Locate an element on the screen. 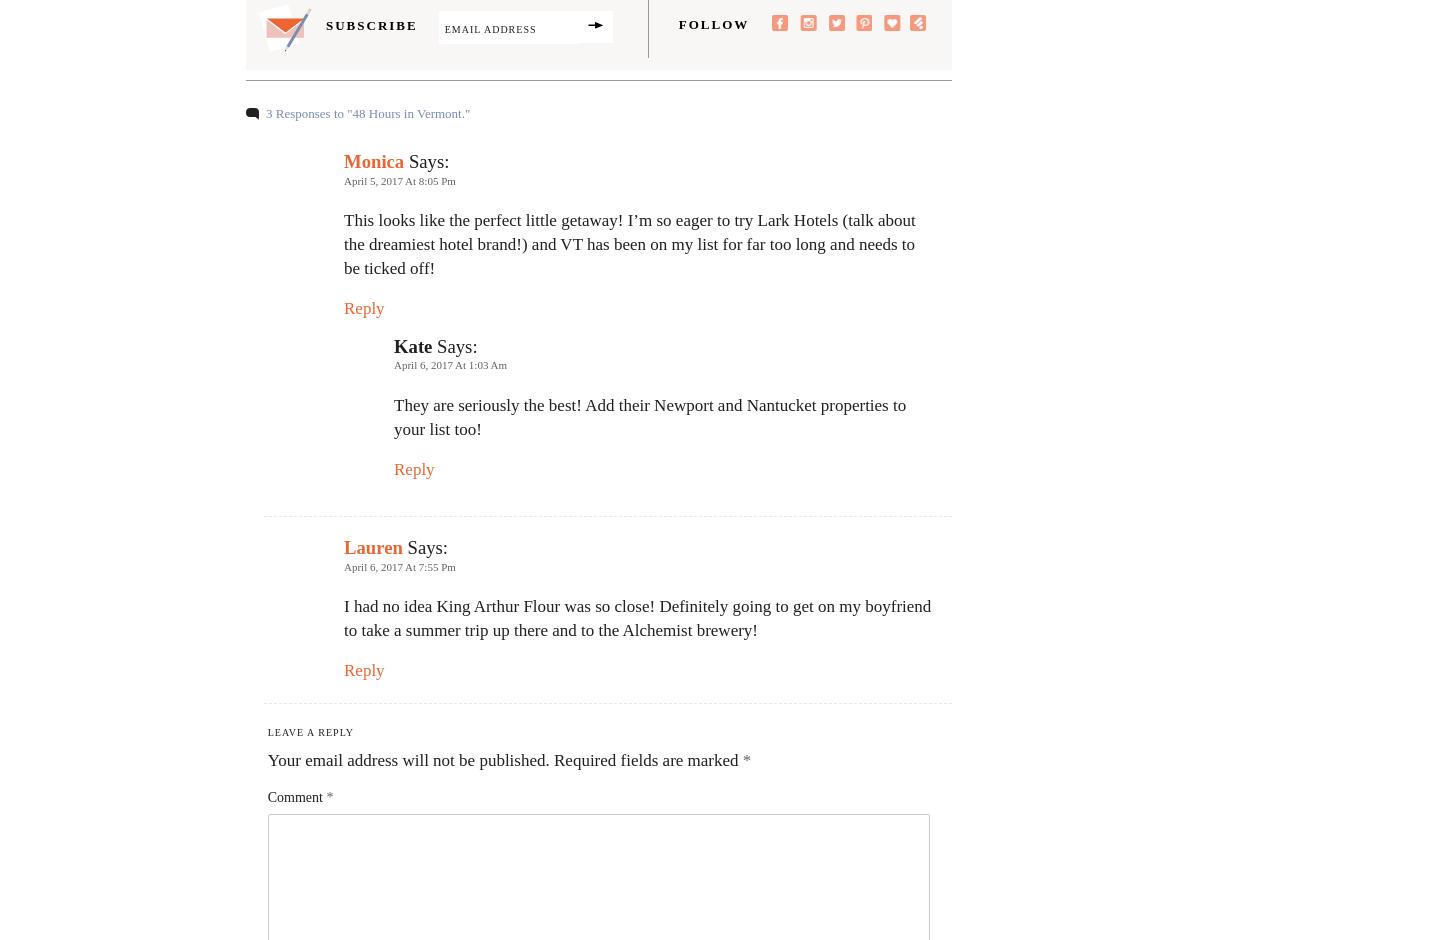 The width and height of the screenshot is (1440, 940). 'Comment' is located at coordinates (295, 796).